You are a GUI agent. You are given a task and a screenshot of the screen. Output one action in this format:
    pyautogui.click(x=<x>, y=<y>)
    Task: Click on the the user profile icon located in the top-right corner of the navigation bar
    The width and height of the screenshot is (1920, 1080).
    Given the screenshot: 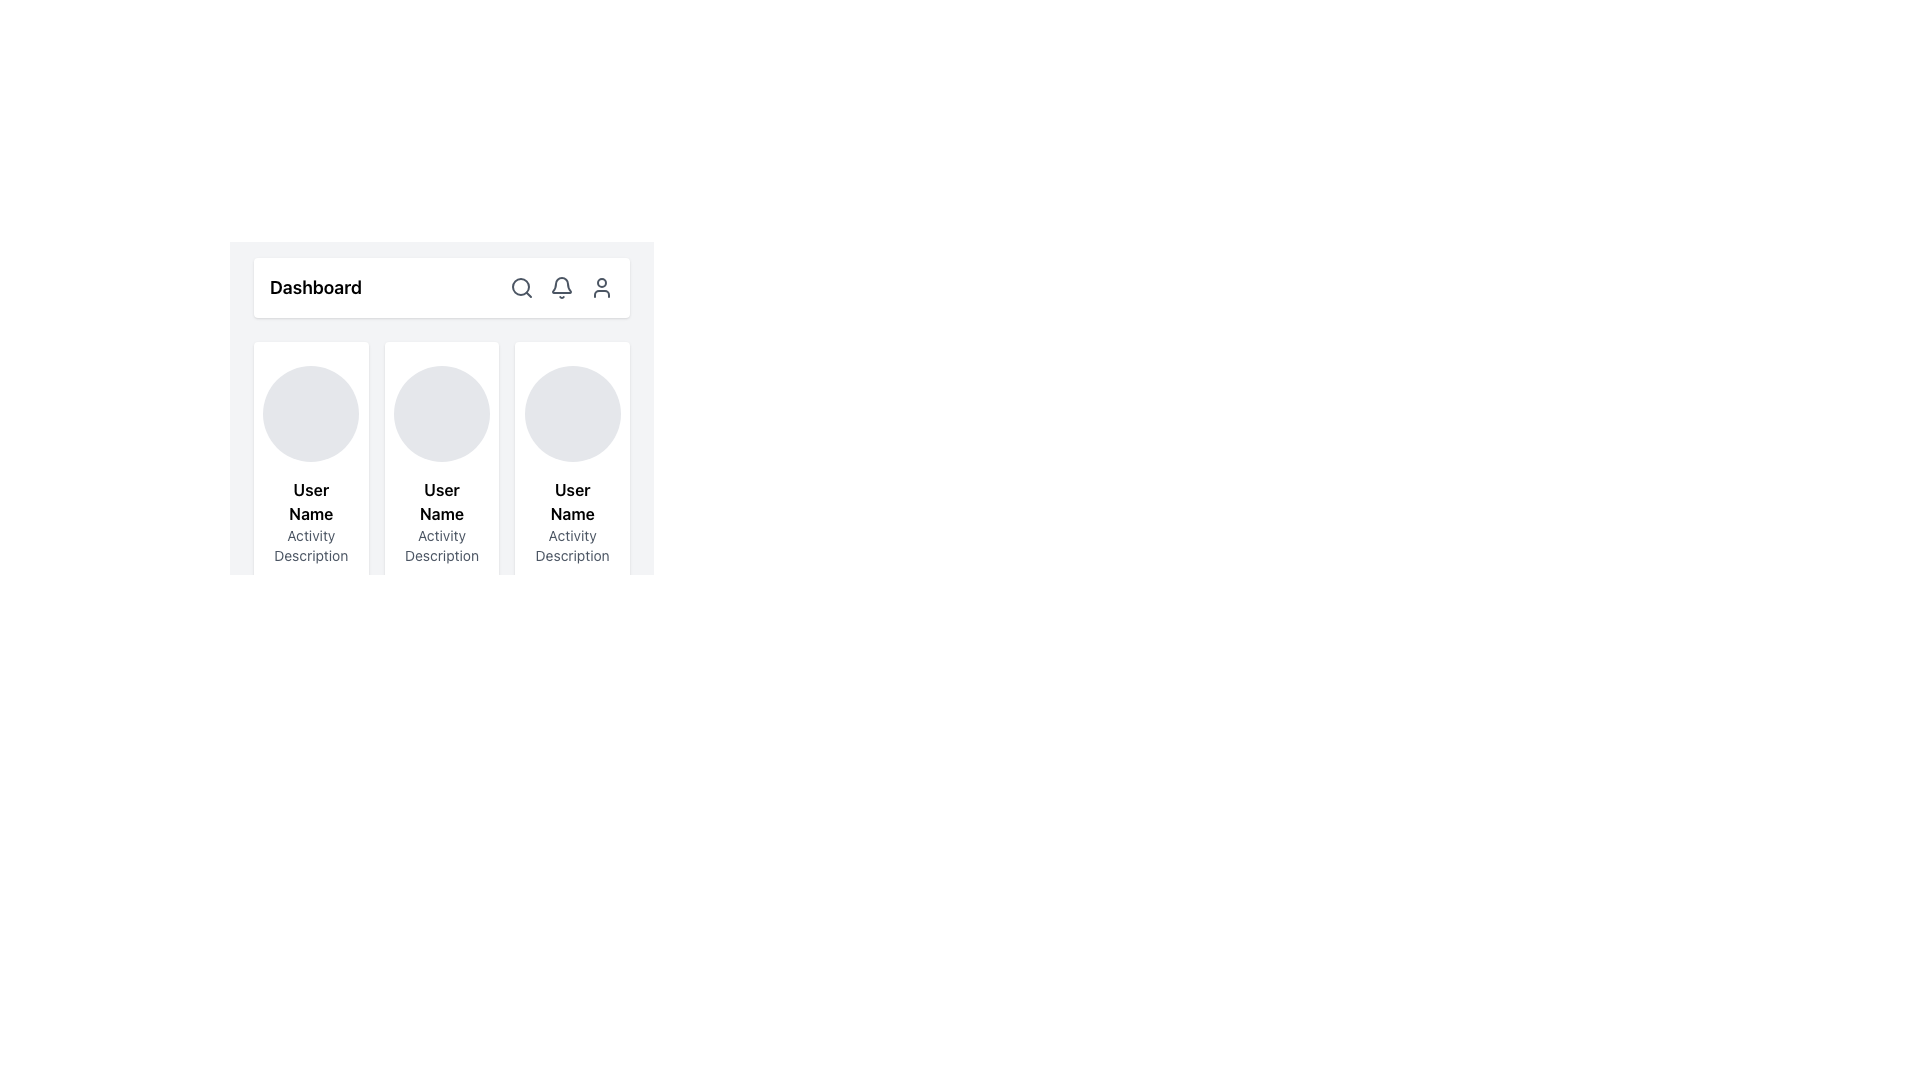 What is the action you would take?
    pyautogui.click(x=600, y=288)
    